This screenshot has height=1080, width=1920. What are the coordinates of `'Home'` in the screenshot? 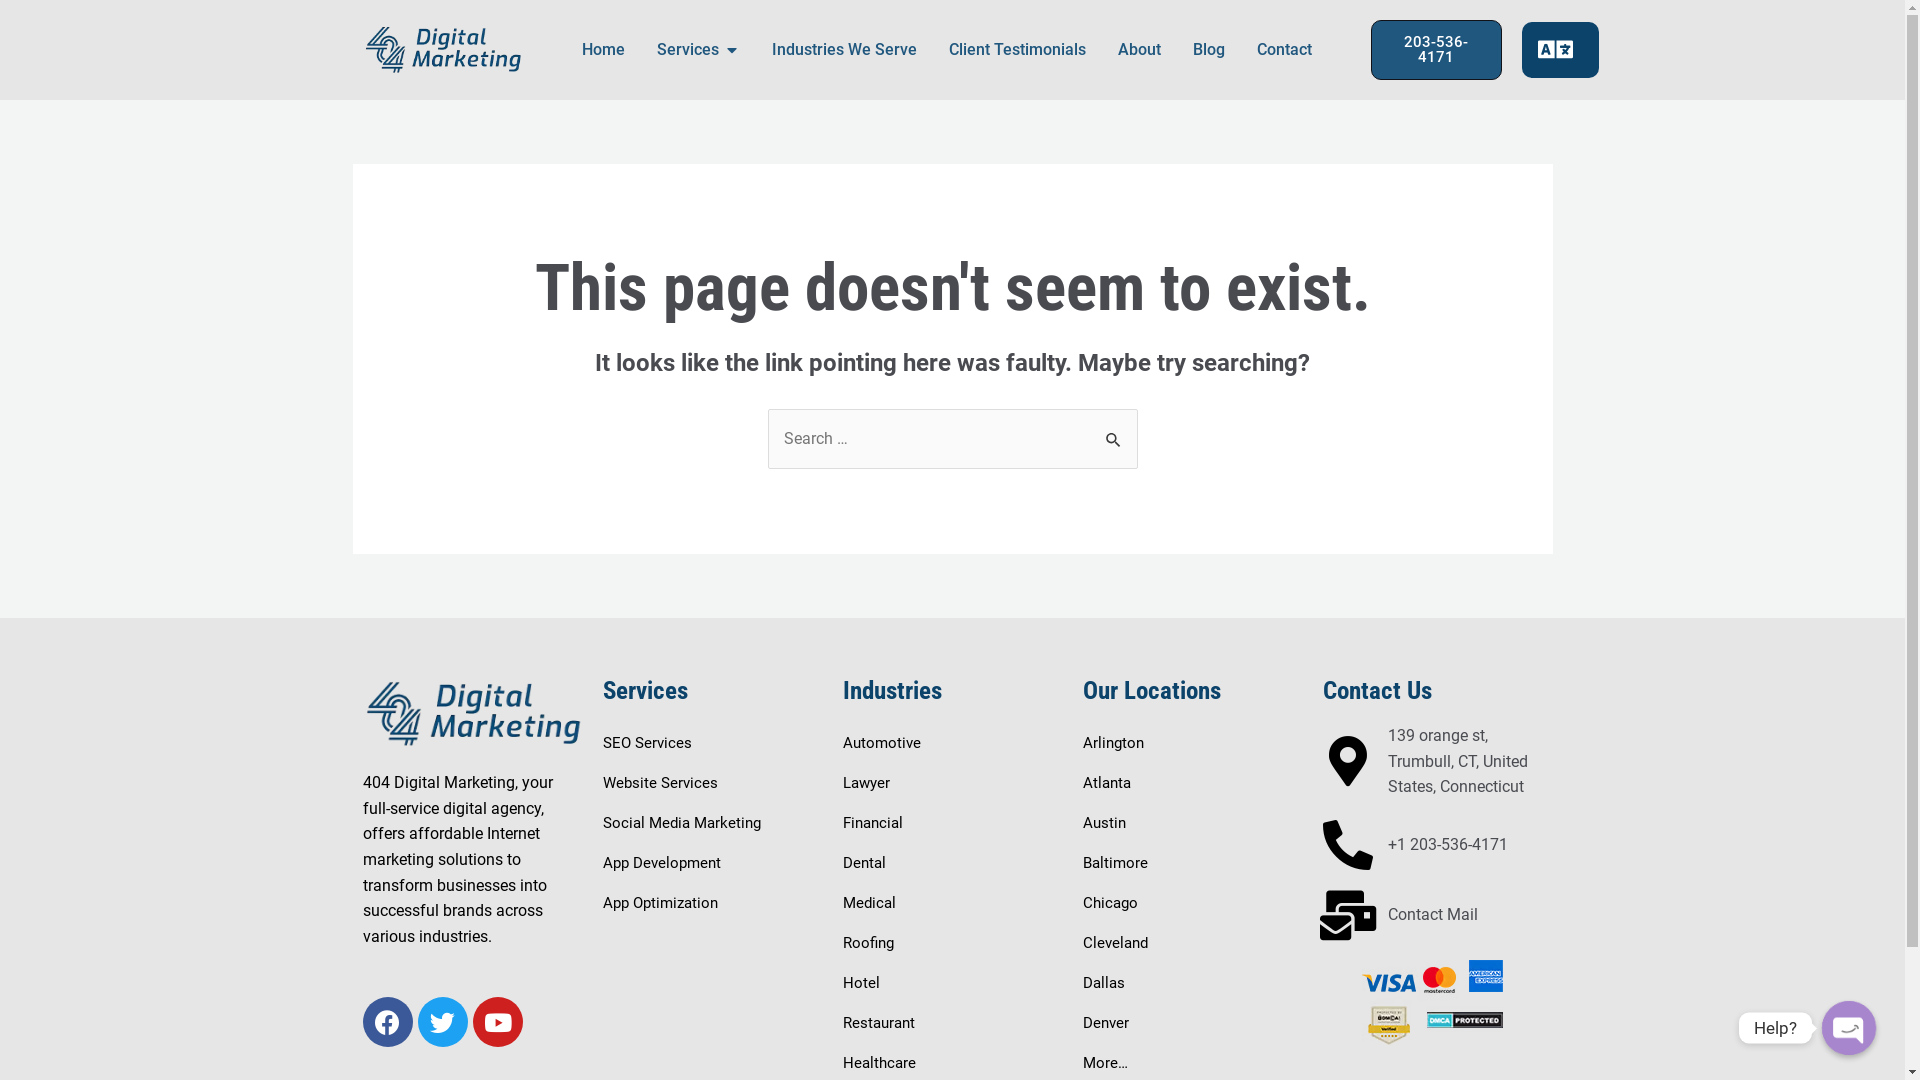 It's located at (602, 49).